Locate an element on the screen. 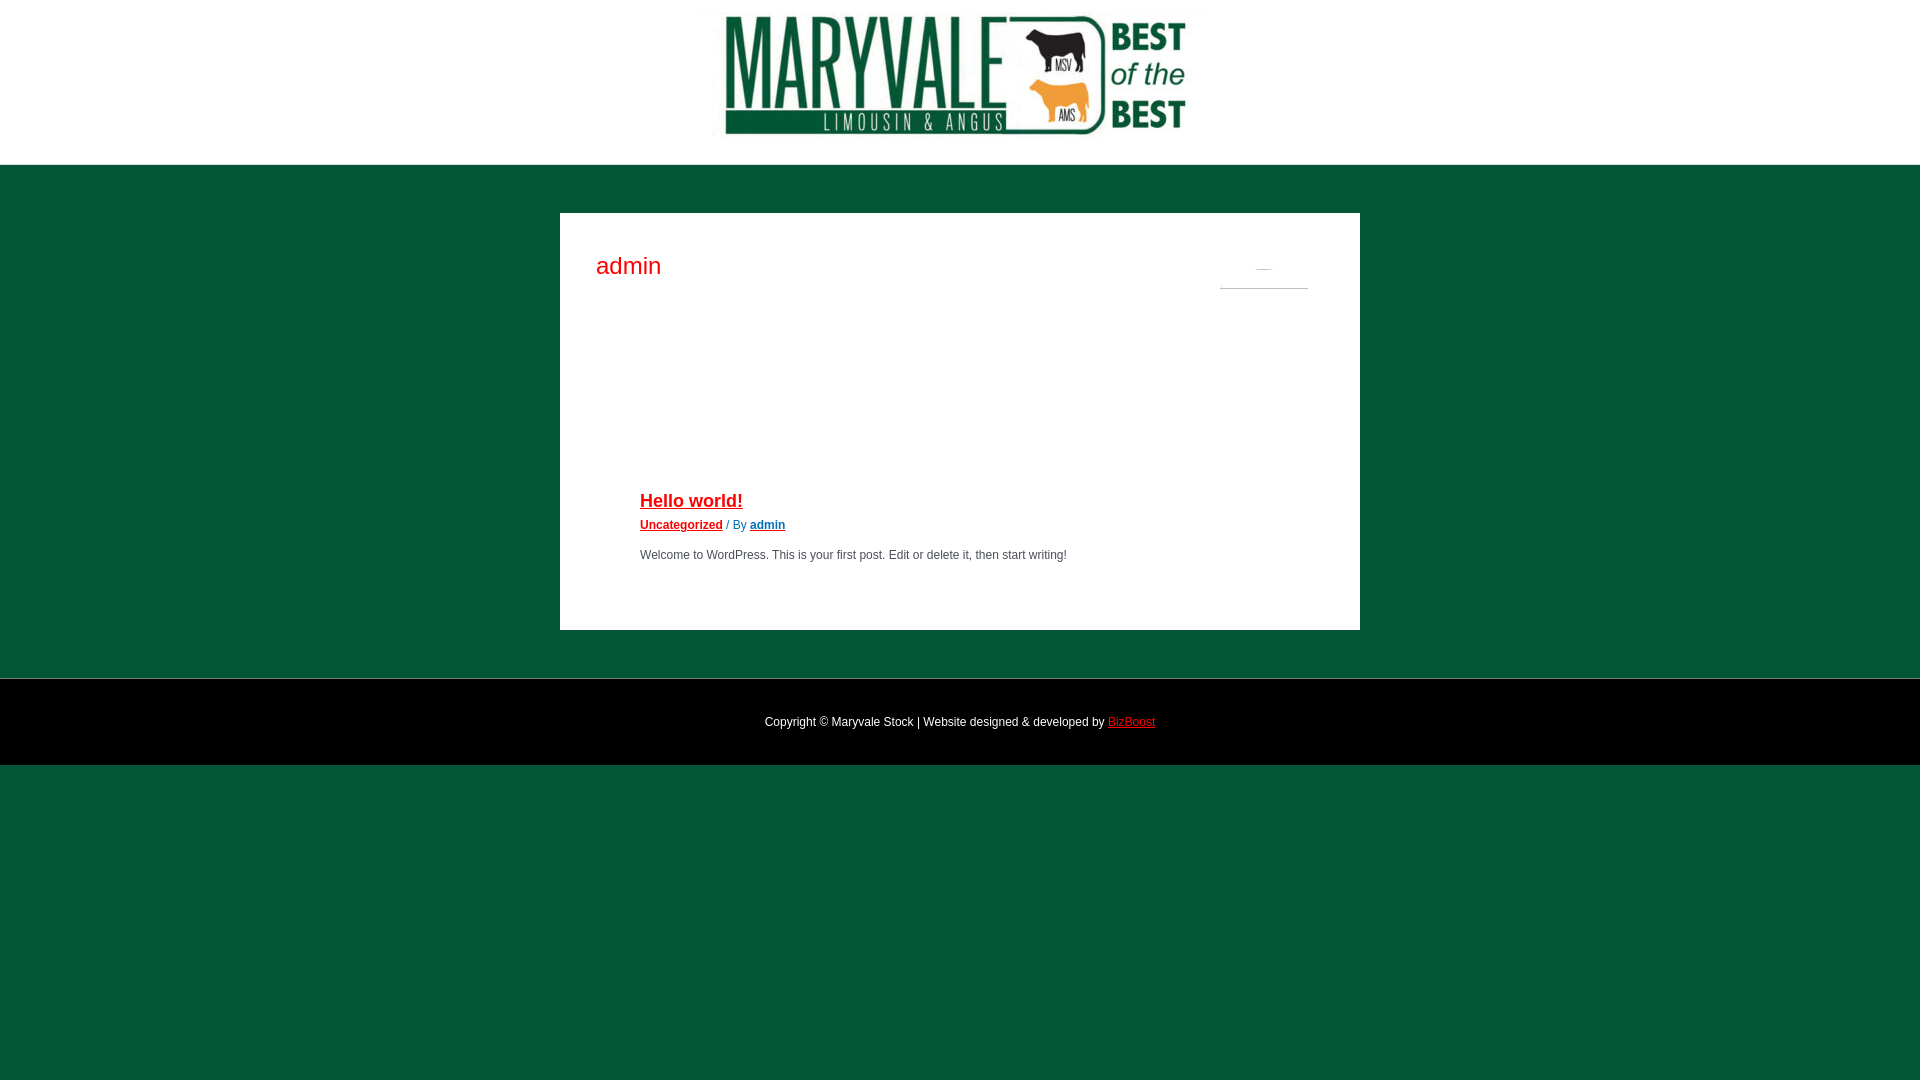 This screenshot has width=1920, height=1080. 'admin' is located at coordinates (766, 523).